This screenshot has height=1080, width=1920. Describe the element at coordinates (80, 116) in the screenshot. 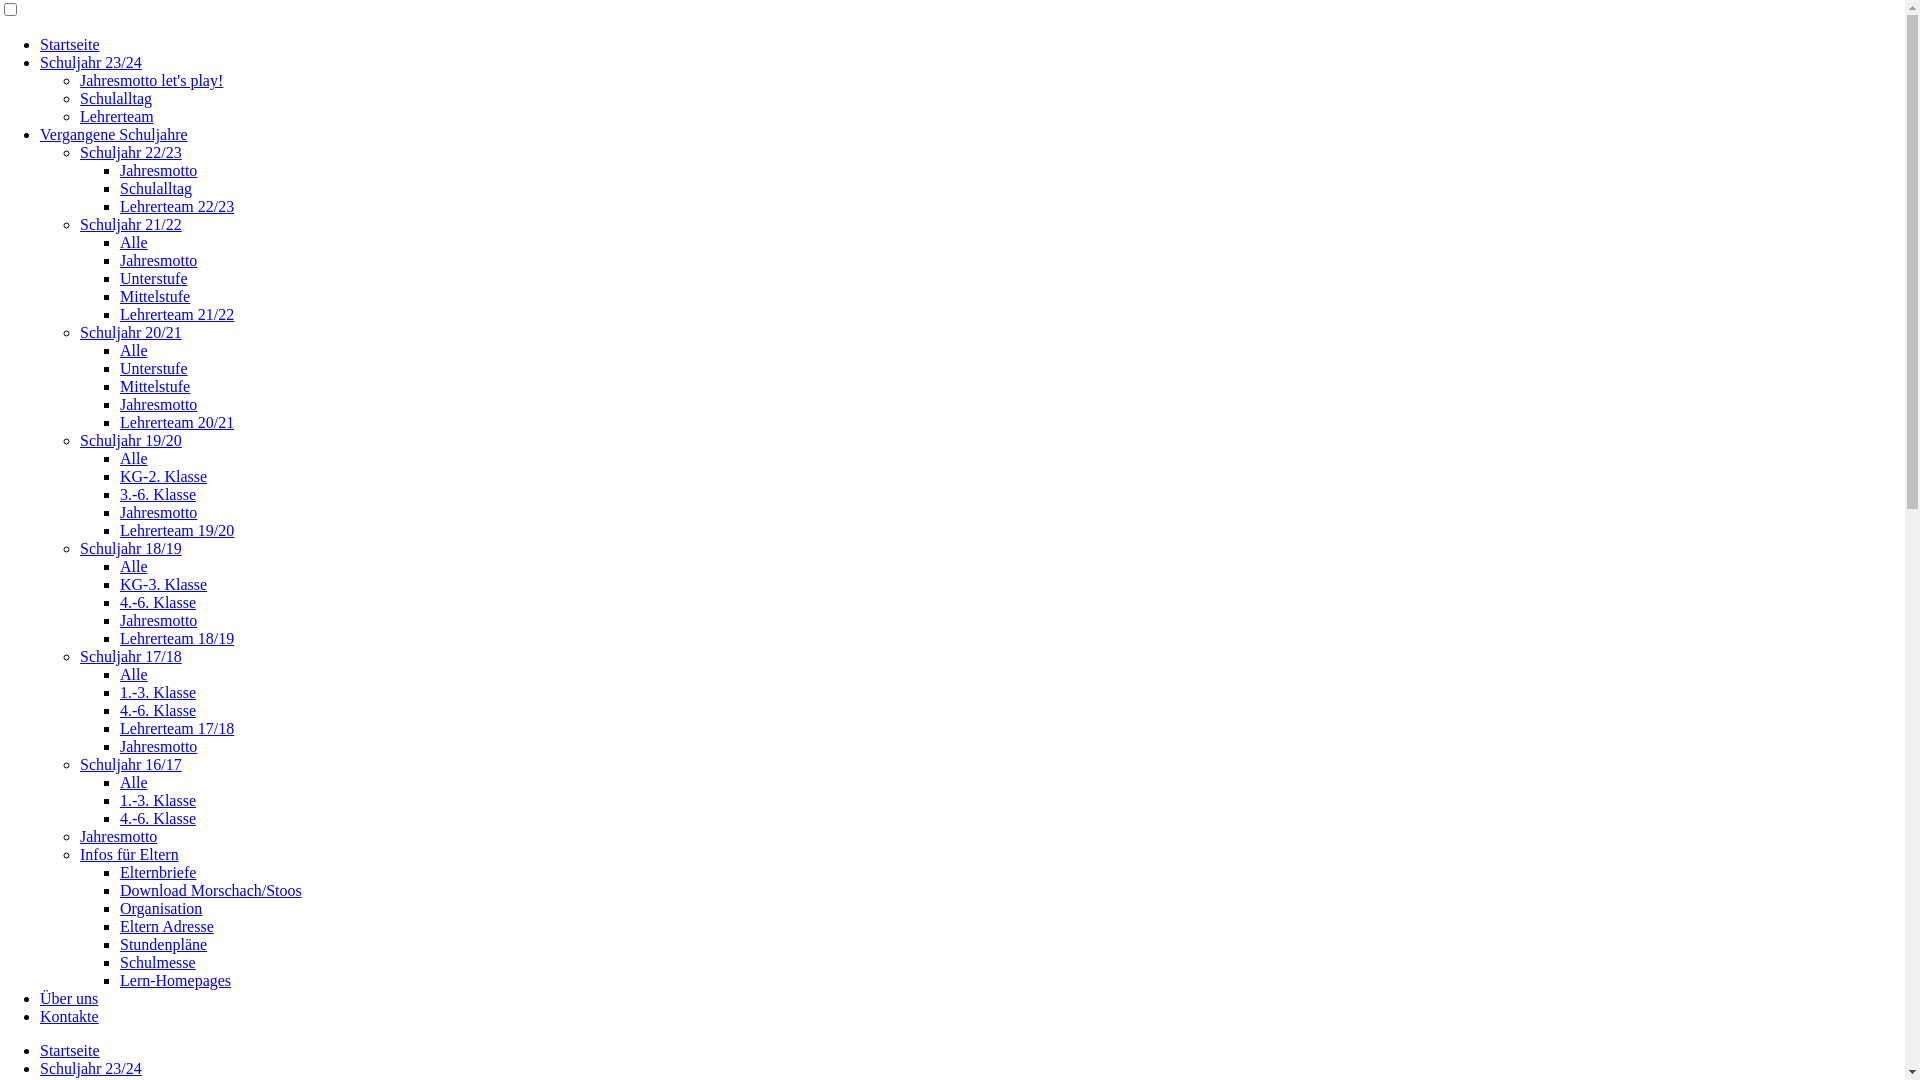

I see `'Lehrerteam'` at that location.